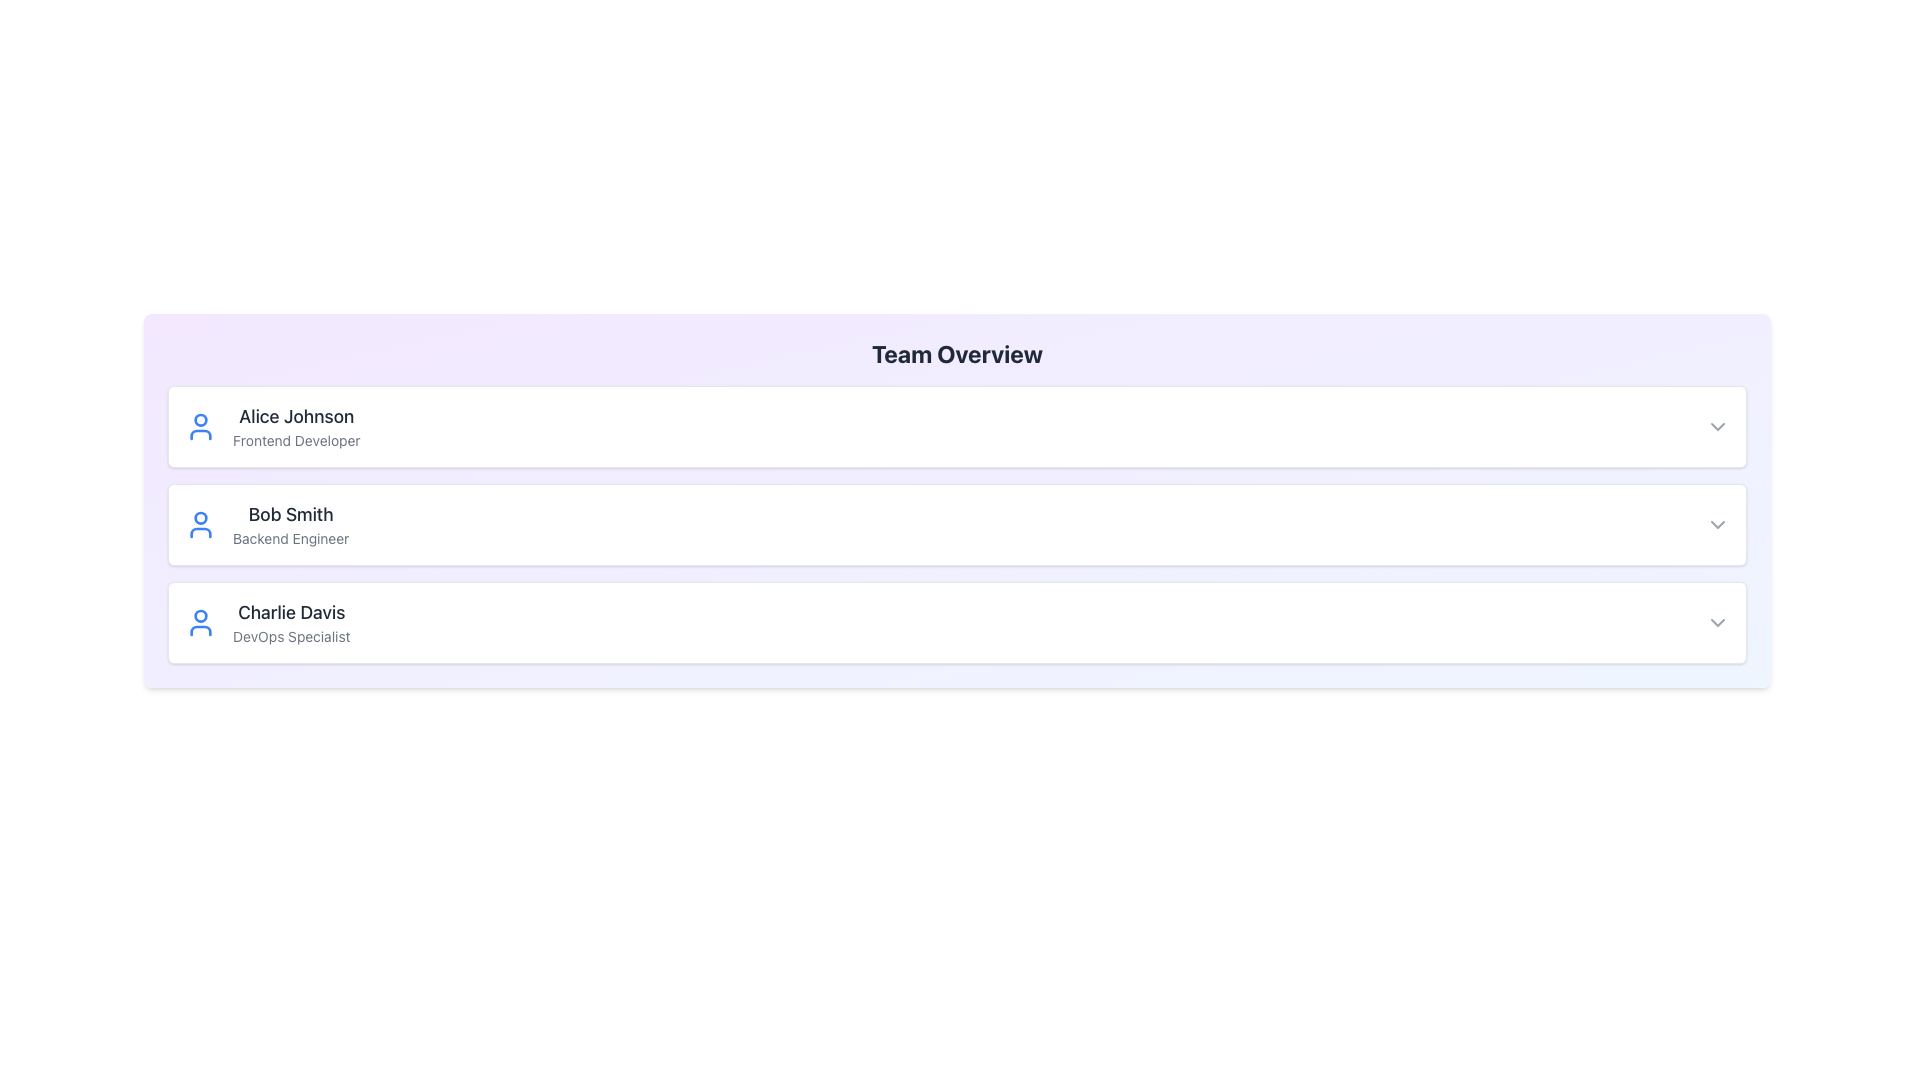 This screenshot has height=1080, width=1920. Describe the element at coordinates (290, 523) in the screenshot. I see `Text Block containing the name 'Bob Smith' and the title 'Backend Engineer', which is styled with distinct typography and is the second item in the list of team members` at that location.